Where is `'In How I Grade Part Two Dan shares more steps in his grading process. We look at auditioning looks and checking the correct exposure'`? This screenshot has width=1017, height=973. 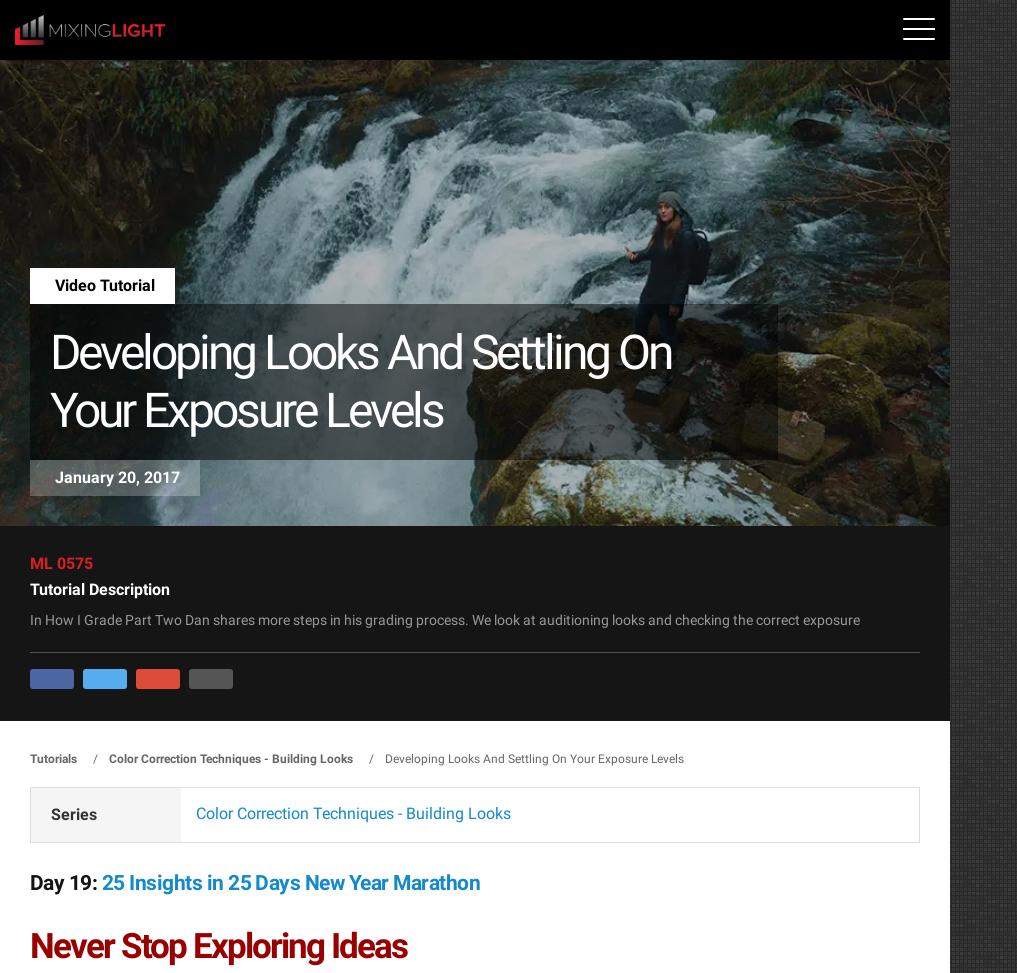
'In How I Grade Part Two Dan shares more steps in his grading process. We look at auditioning looks and checking the correct exposure' is located at coordinates (445, 619).